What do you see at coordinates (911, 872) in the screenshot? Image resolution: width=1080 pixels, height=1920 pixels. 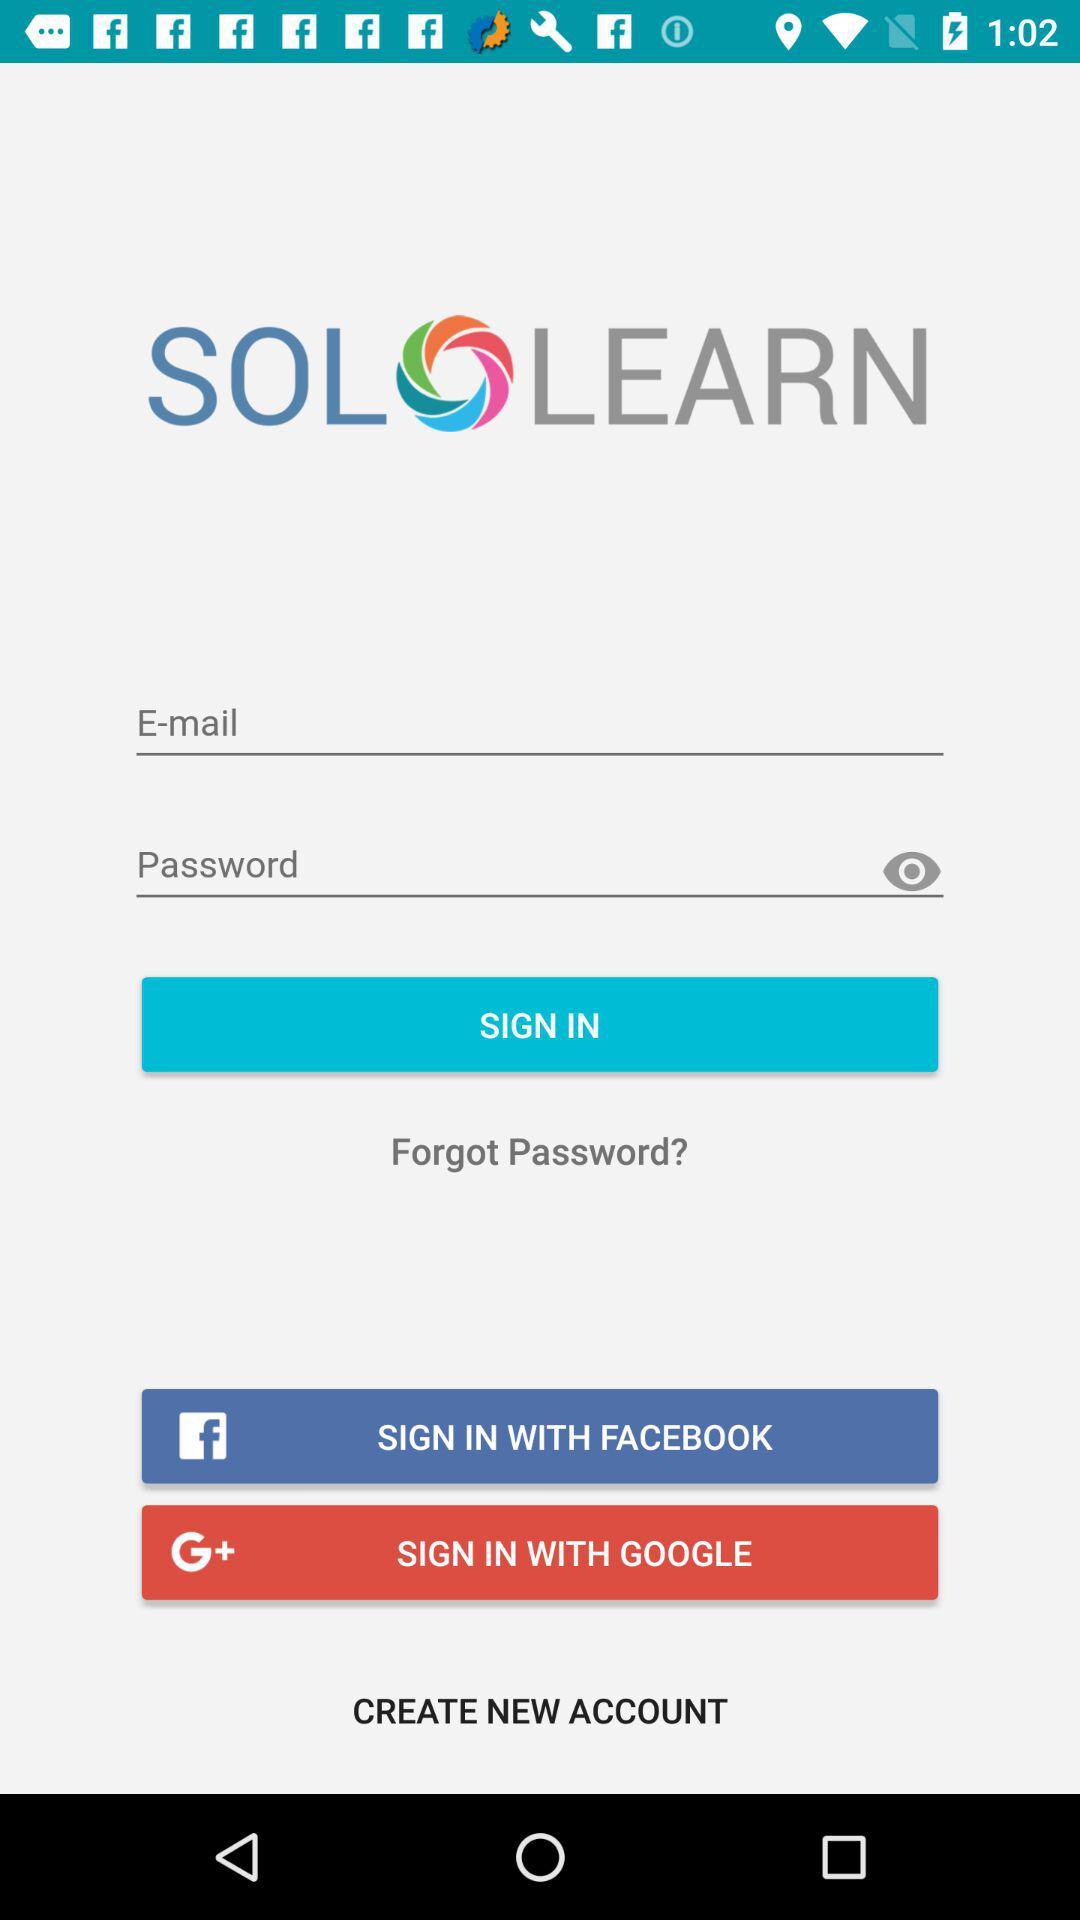 I see `show hidden password` at bounding box center [911, 872].